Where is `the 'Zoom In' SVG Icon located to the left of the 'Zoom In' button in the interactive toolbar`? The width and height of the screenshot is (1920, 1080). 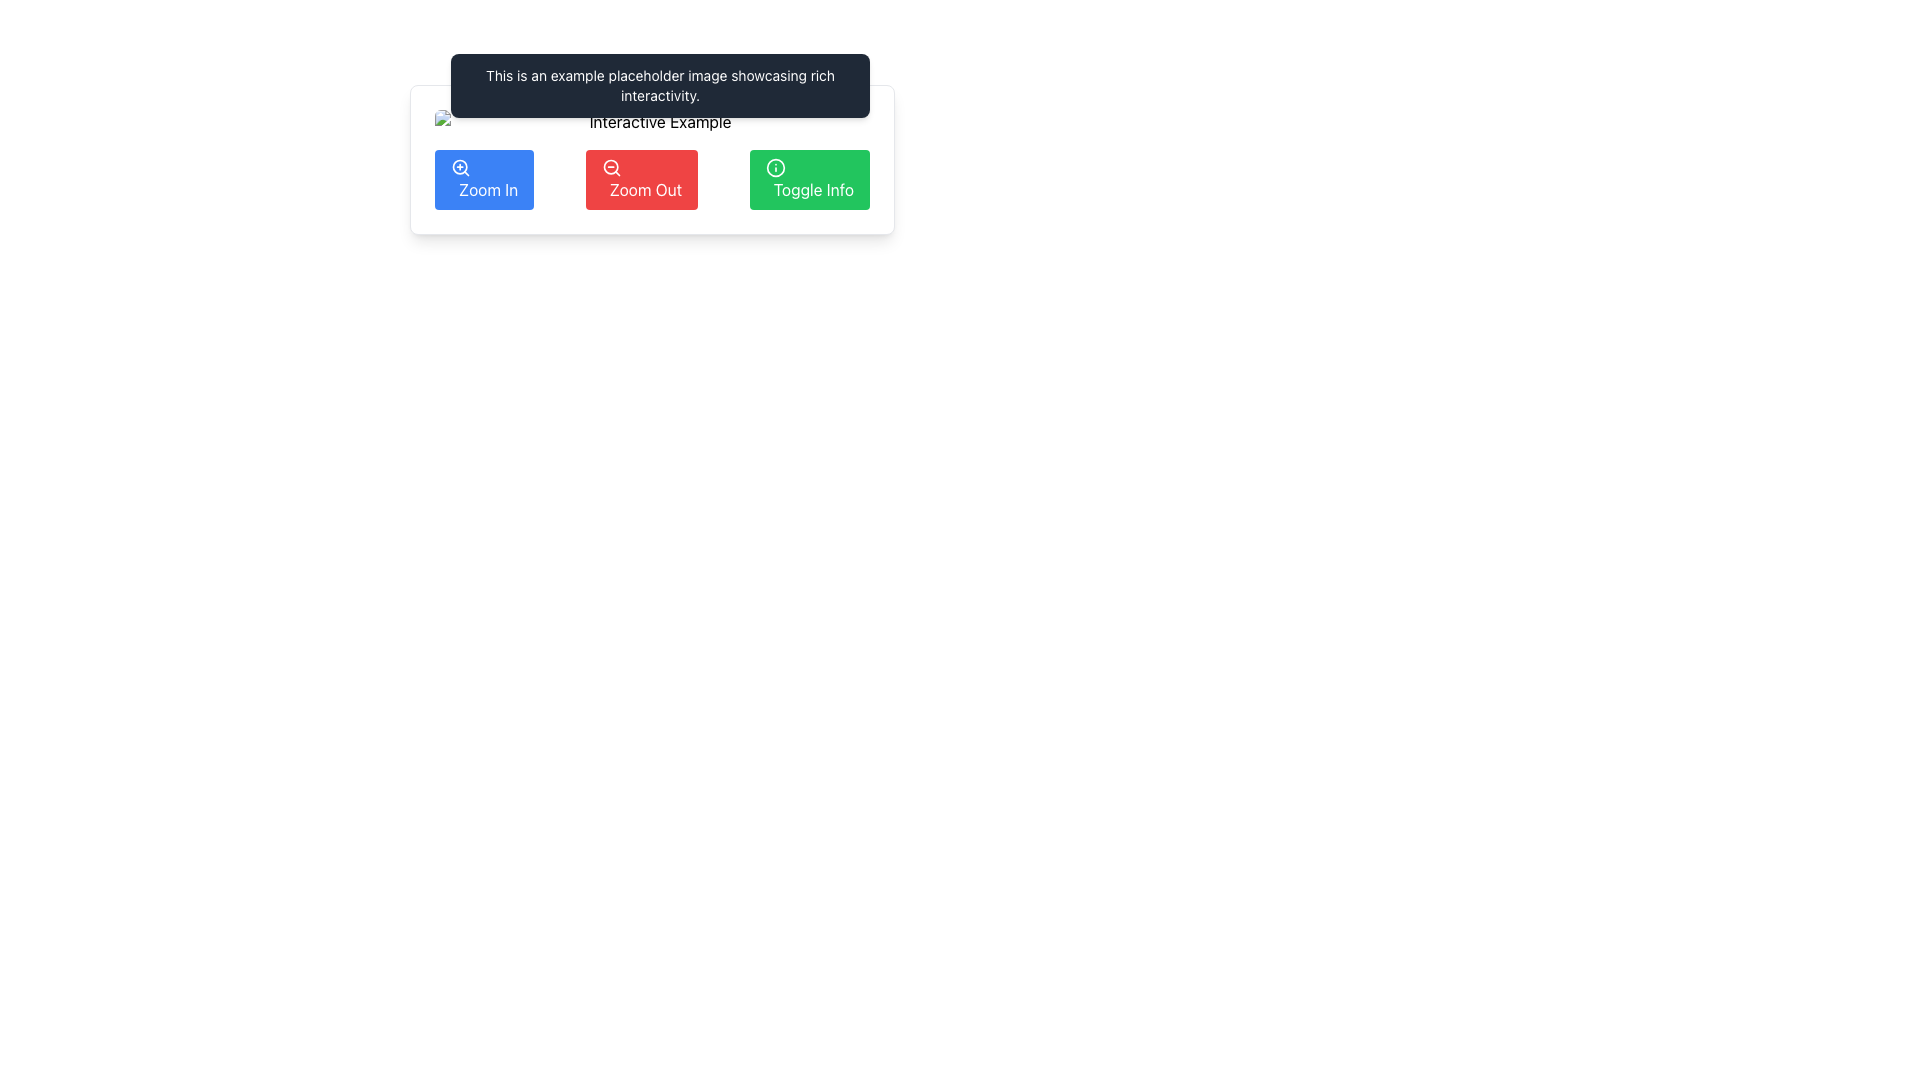 the 'Zoom In' SVG Icon located to the left of the 'Zoom In' button in the interactive toolbar is located at coordinates (459, 167).